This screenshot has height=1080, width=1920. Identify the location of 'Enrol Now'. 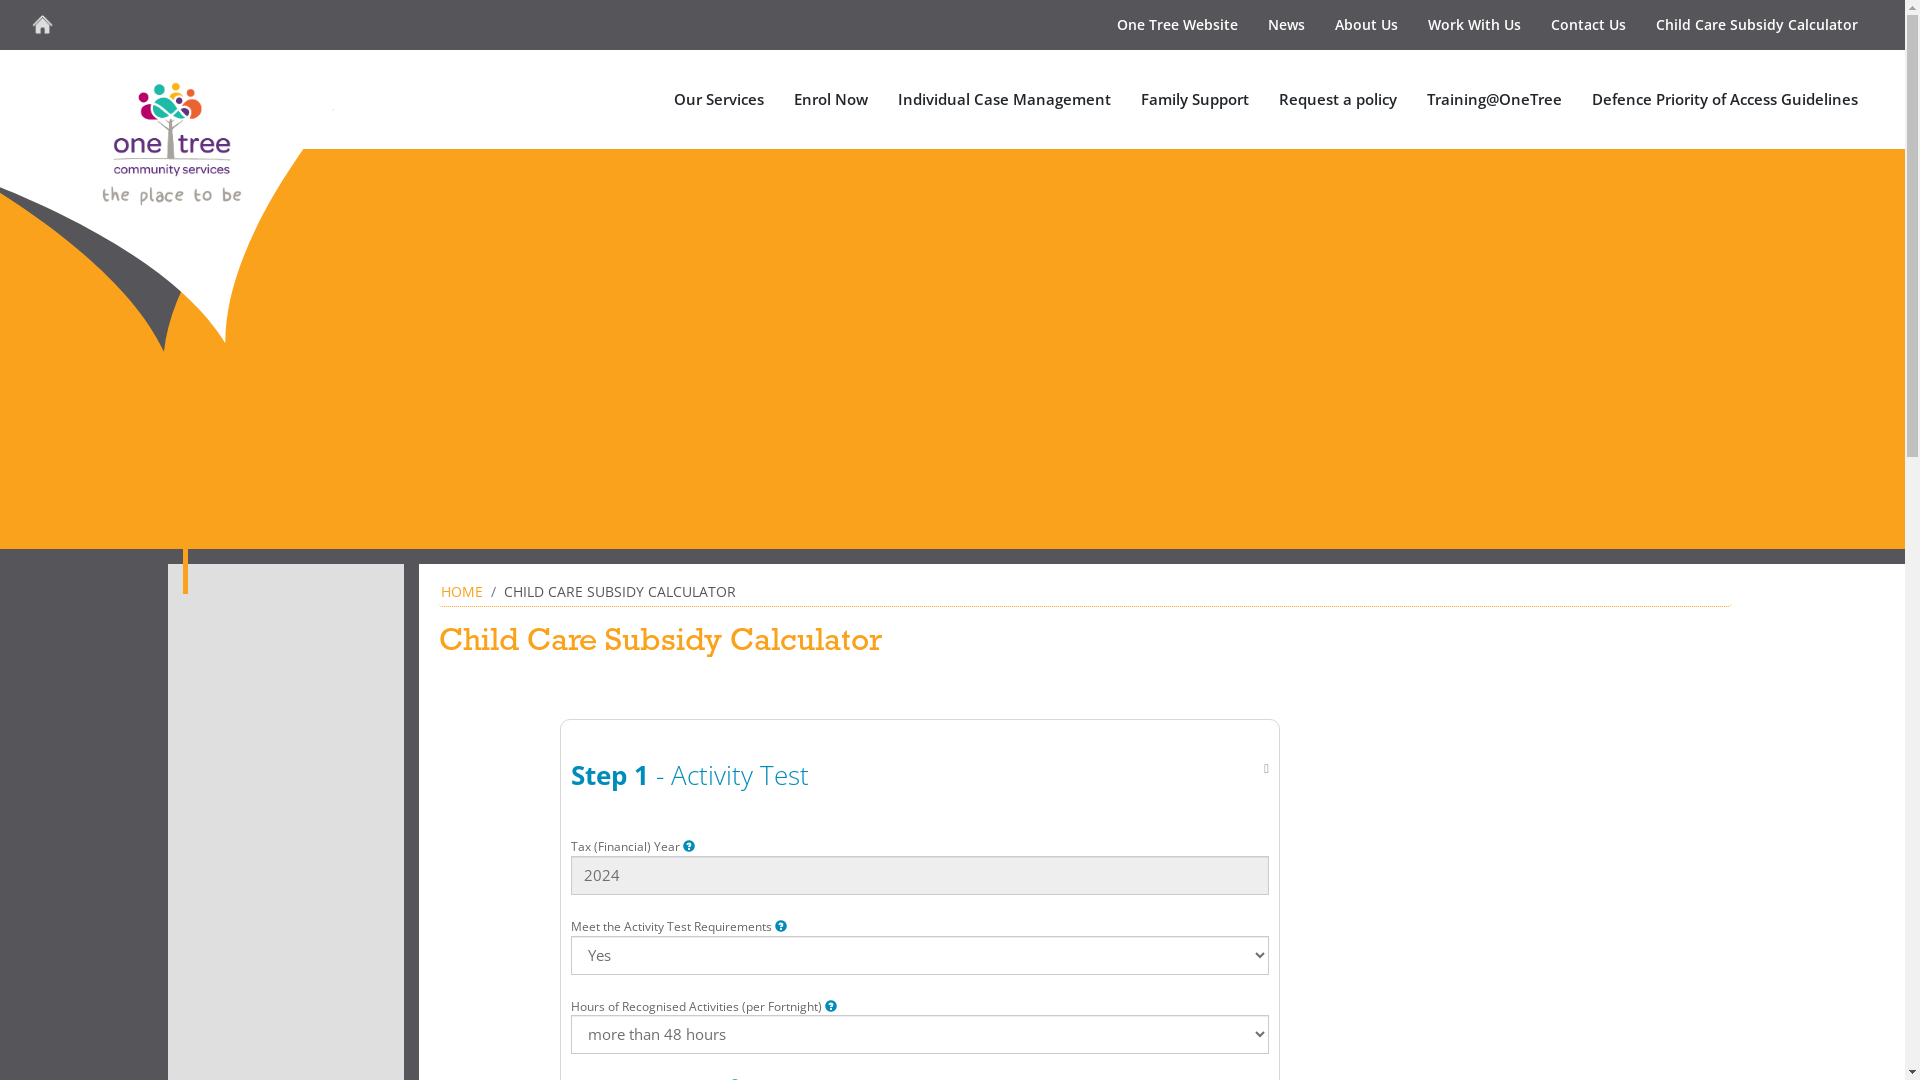
(830, 99).